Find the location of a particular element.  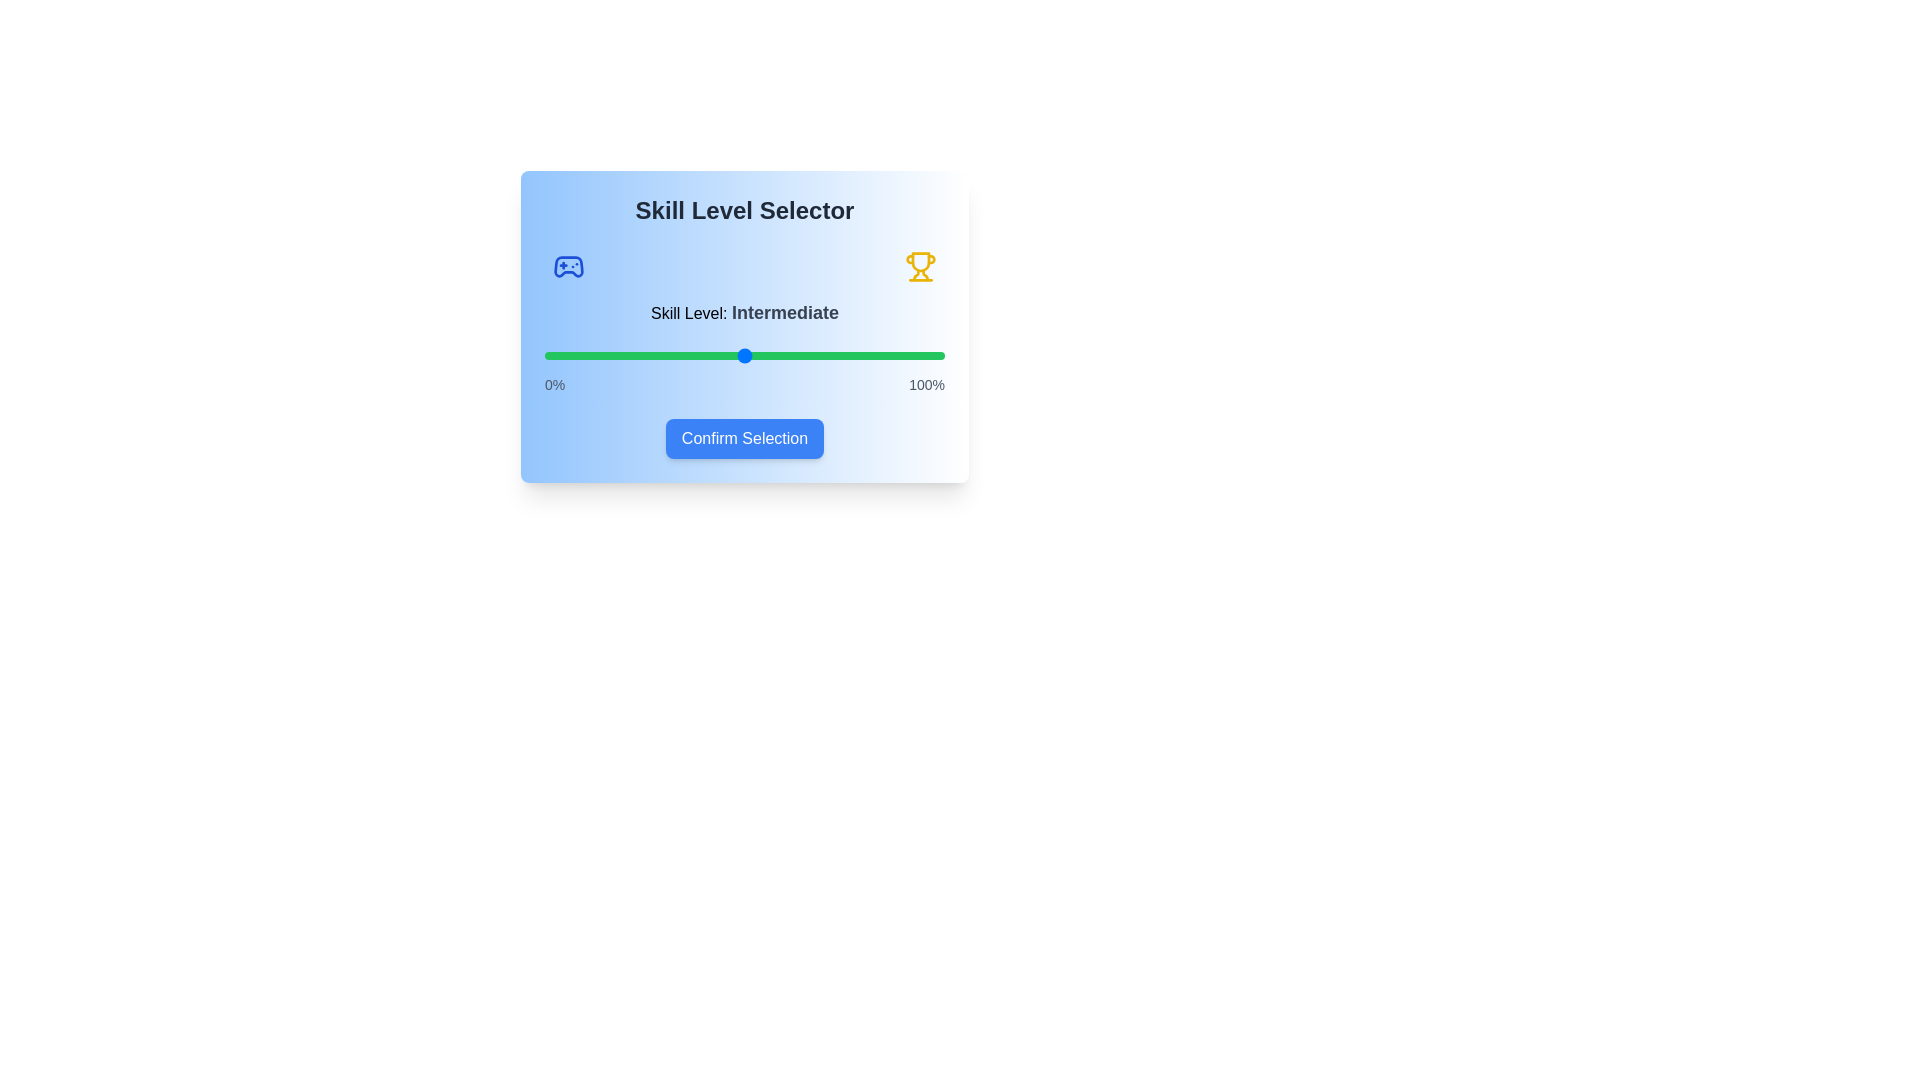

the skill level slider to 0%, where 0 is a value between 0 and 100 is located at coordinates (545, 354).